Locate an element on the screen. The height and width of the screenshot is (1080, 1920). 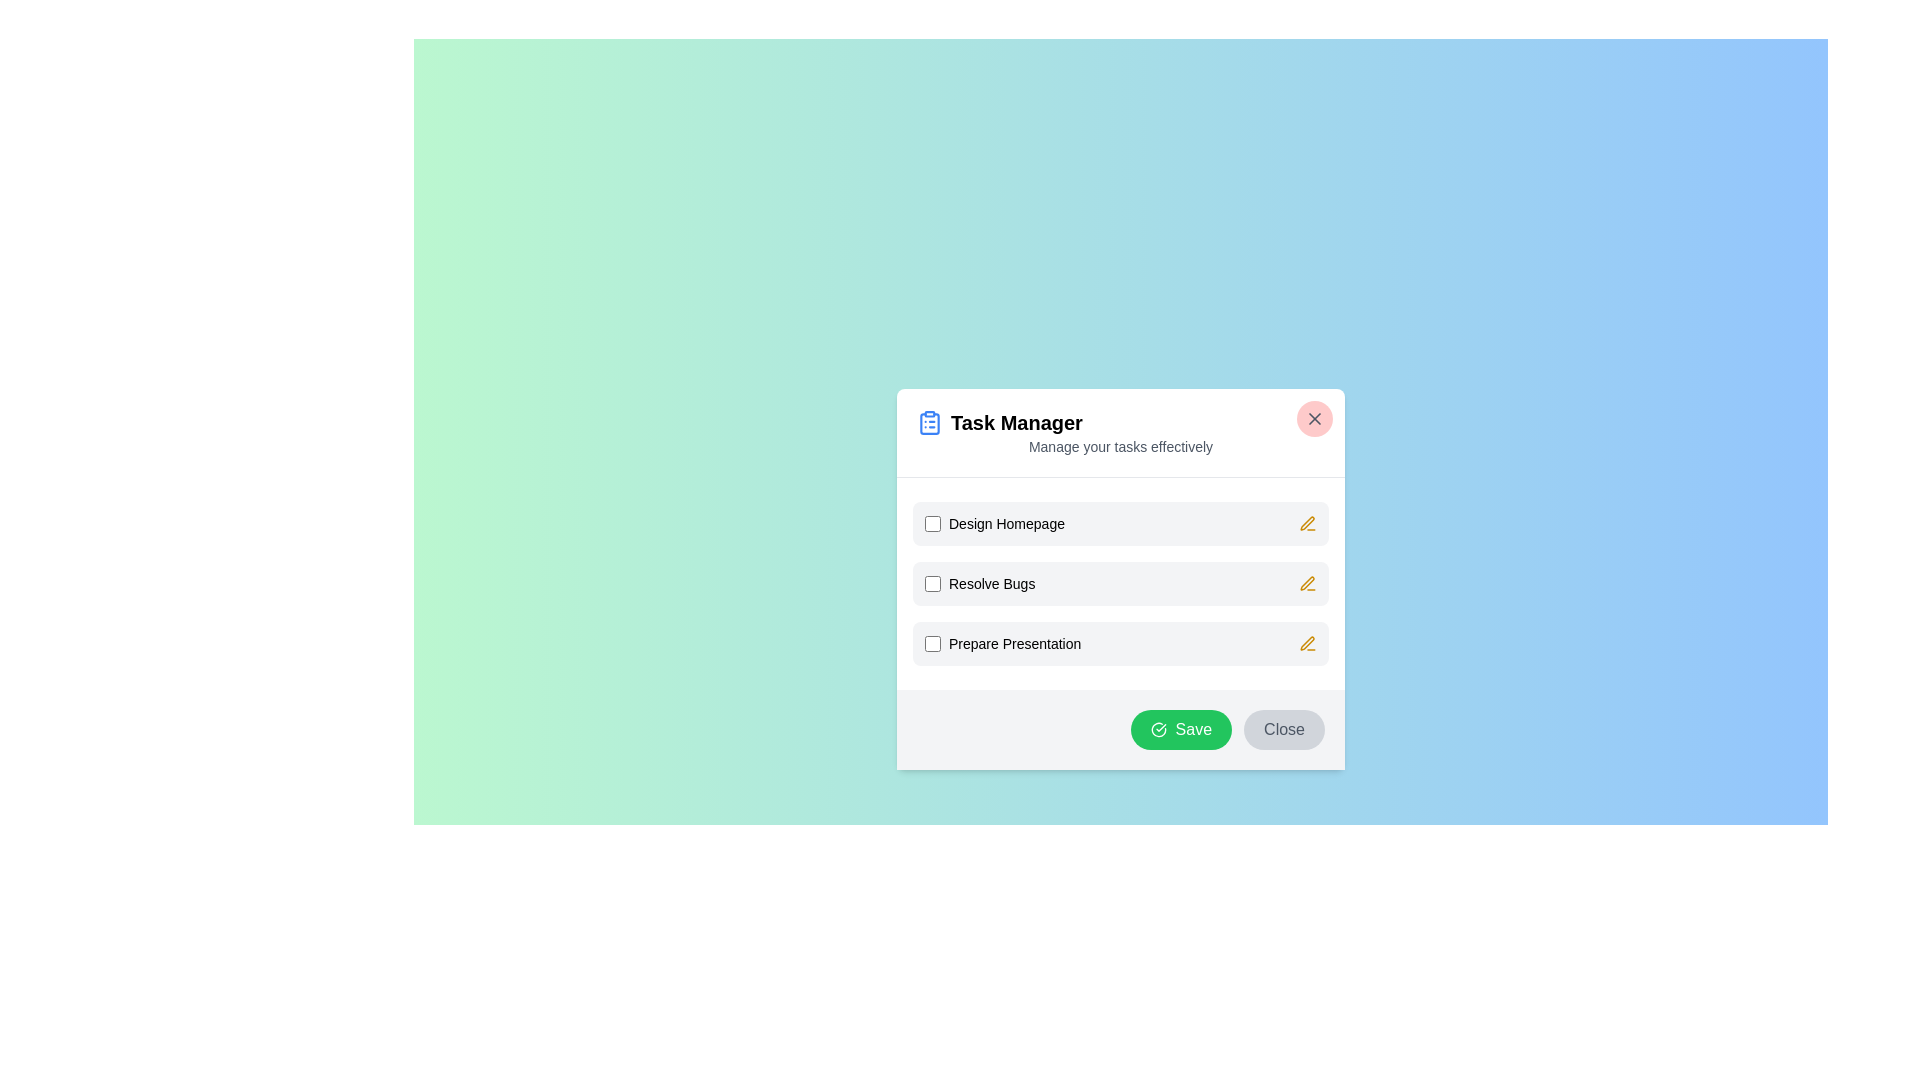
the checkbox located to the left of the text label 'Resolve Bugs' is located at coordinates (931, 583).